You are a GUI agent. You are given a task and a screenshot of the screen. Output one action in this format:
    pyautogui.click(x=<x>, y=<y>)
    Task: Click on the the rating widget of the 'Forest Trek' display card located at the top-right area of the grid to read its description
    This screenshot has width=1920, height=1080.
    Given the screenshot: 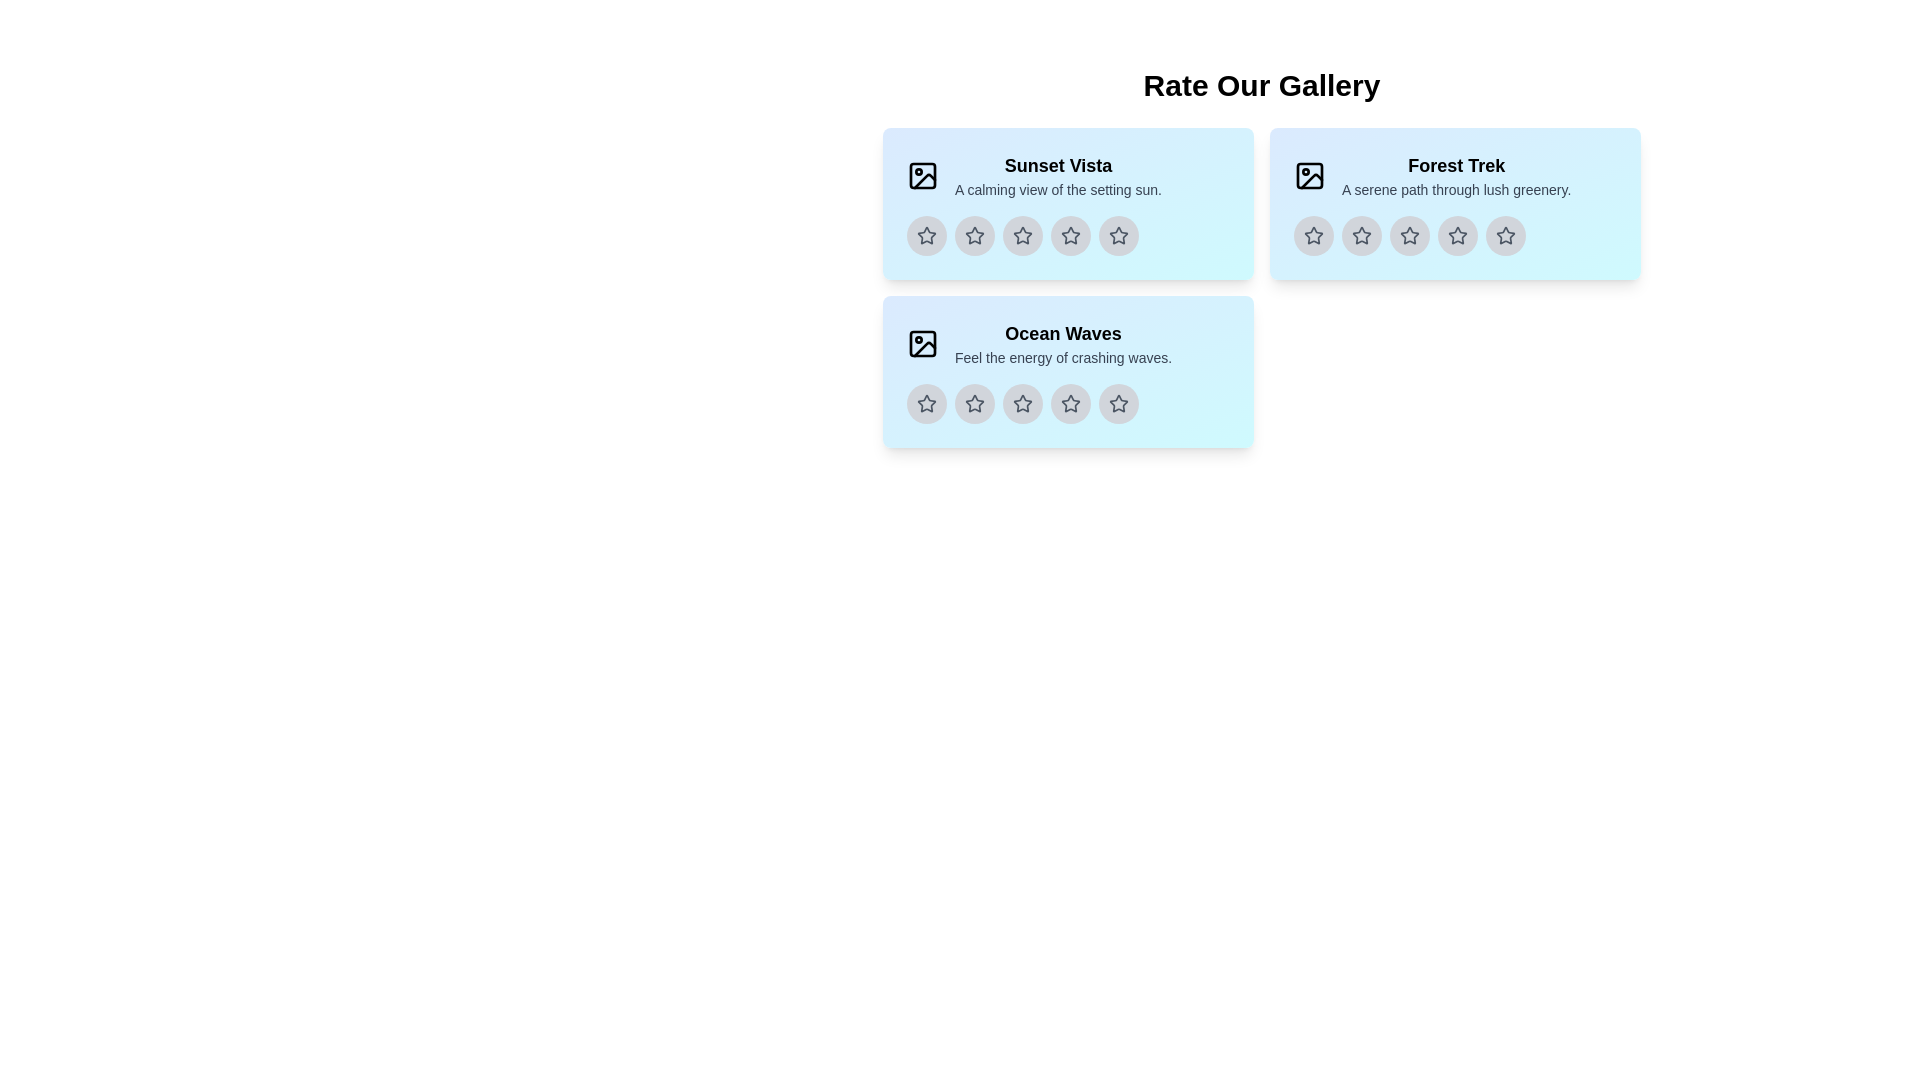 What is the action you would take?
    pyautogui.click(x=1455, y=204)
    